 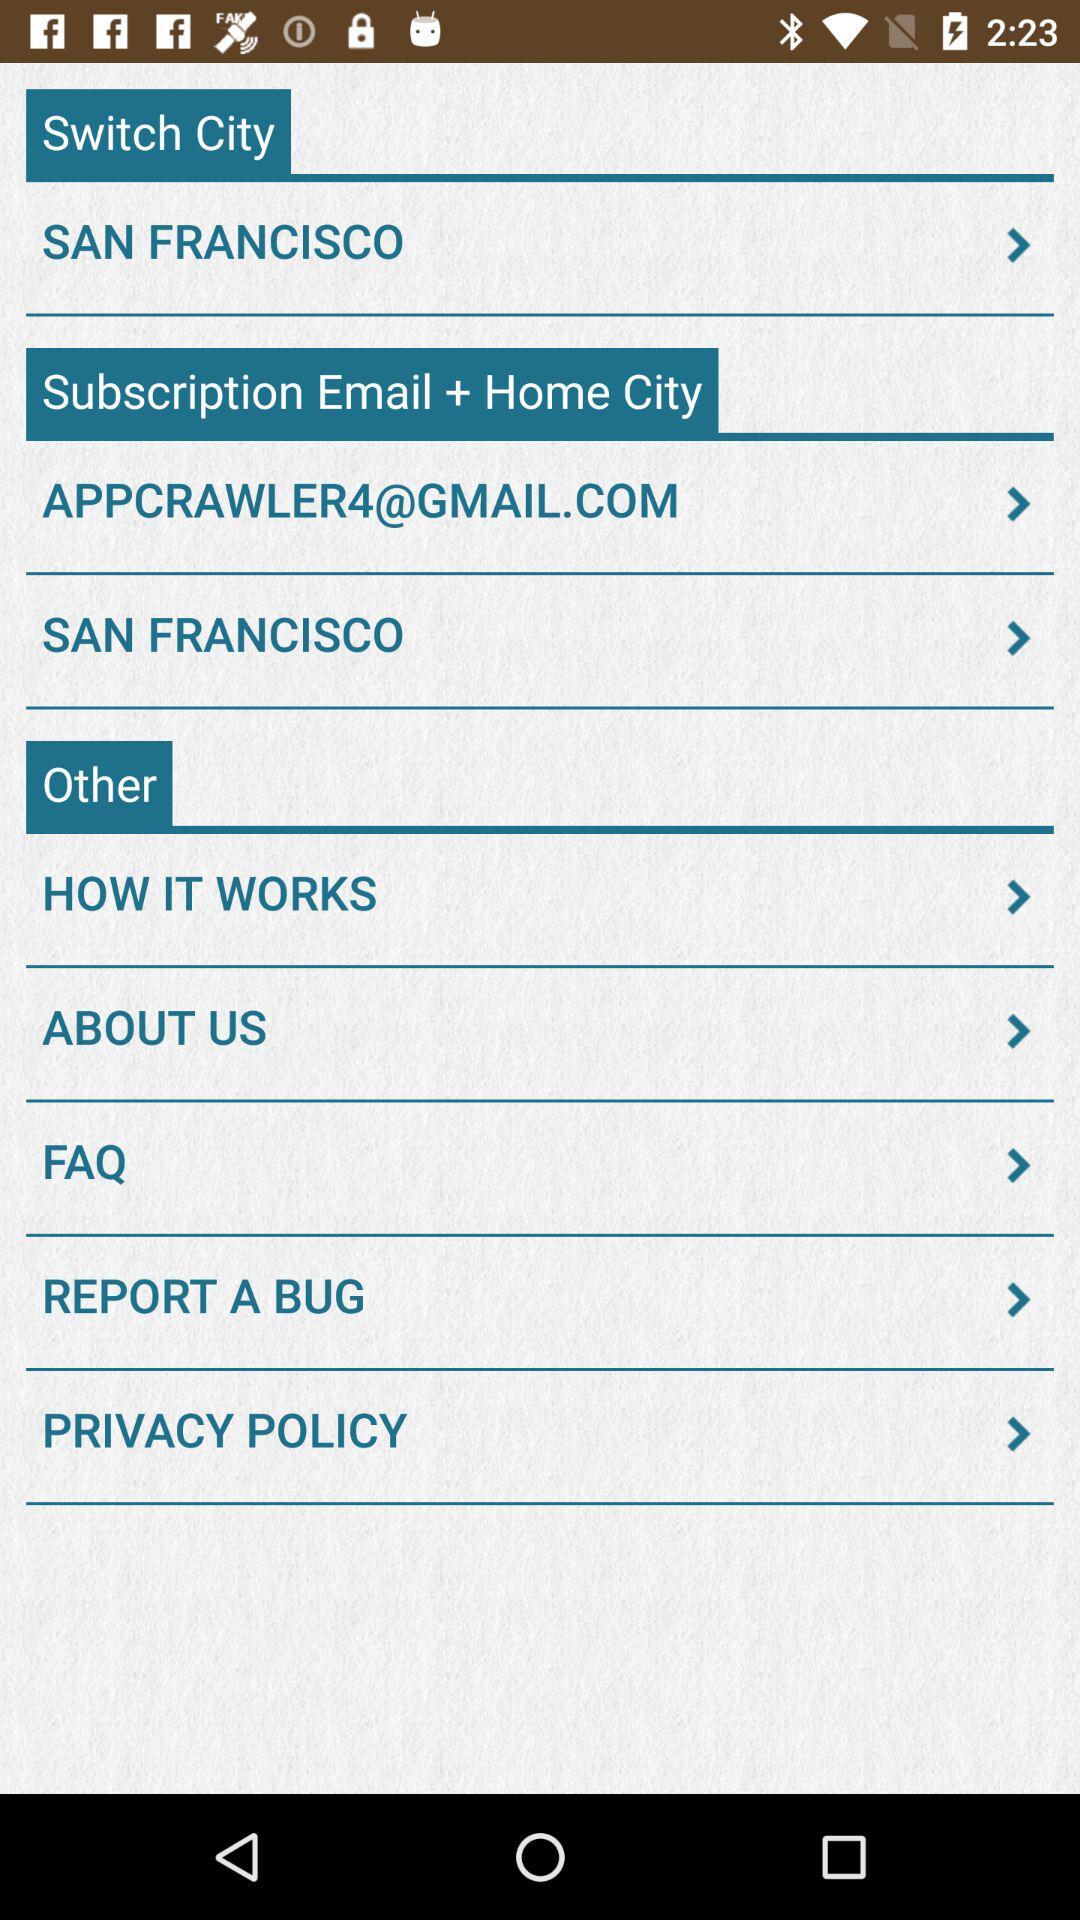 I want to click on privacy policy icon, so click(x=540, y=1433).